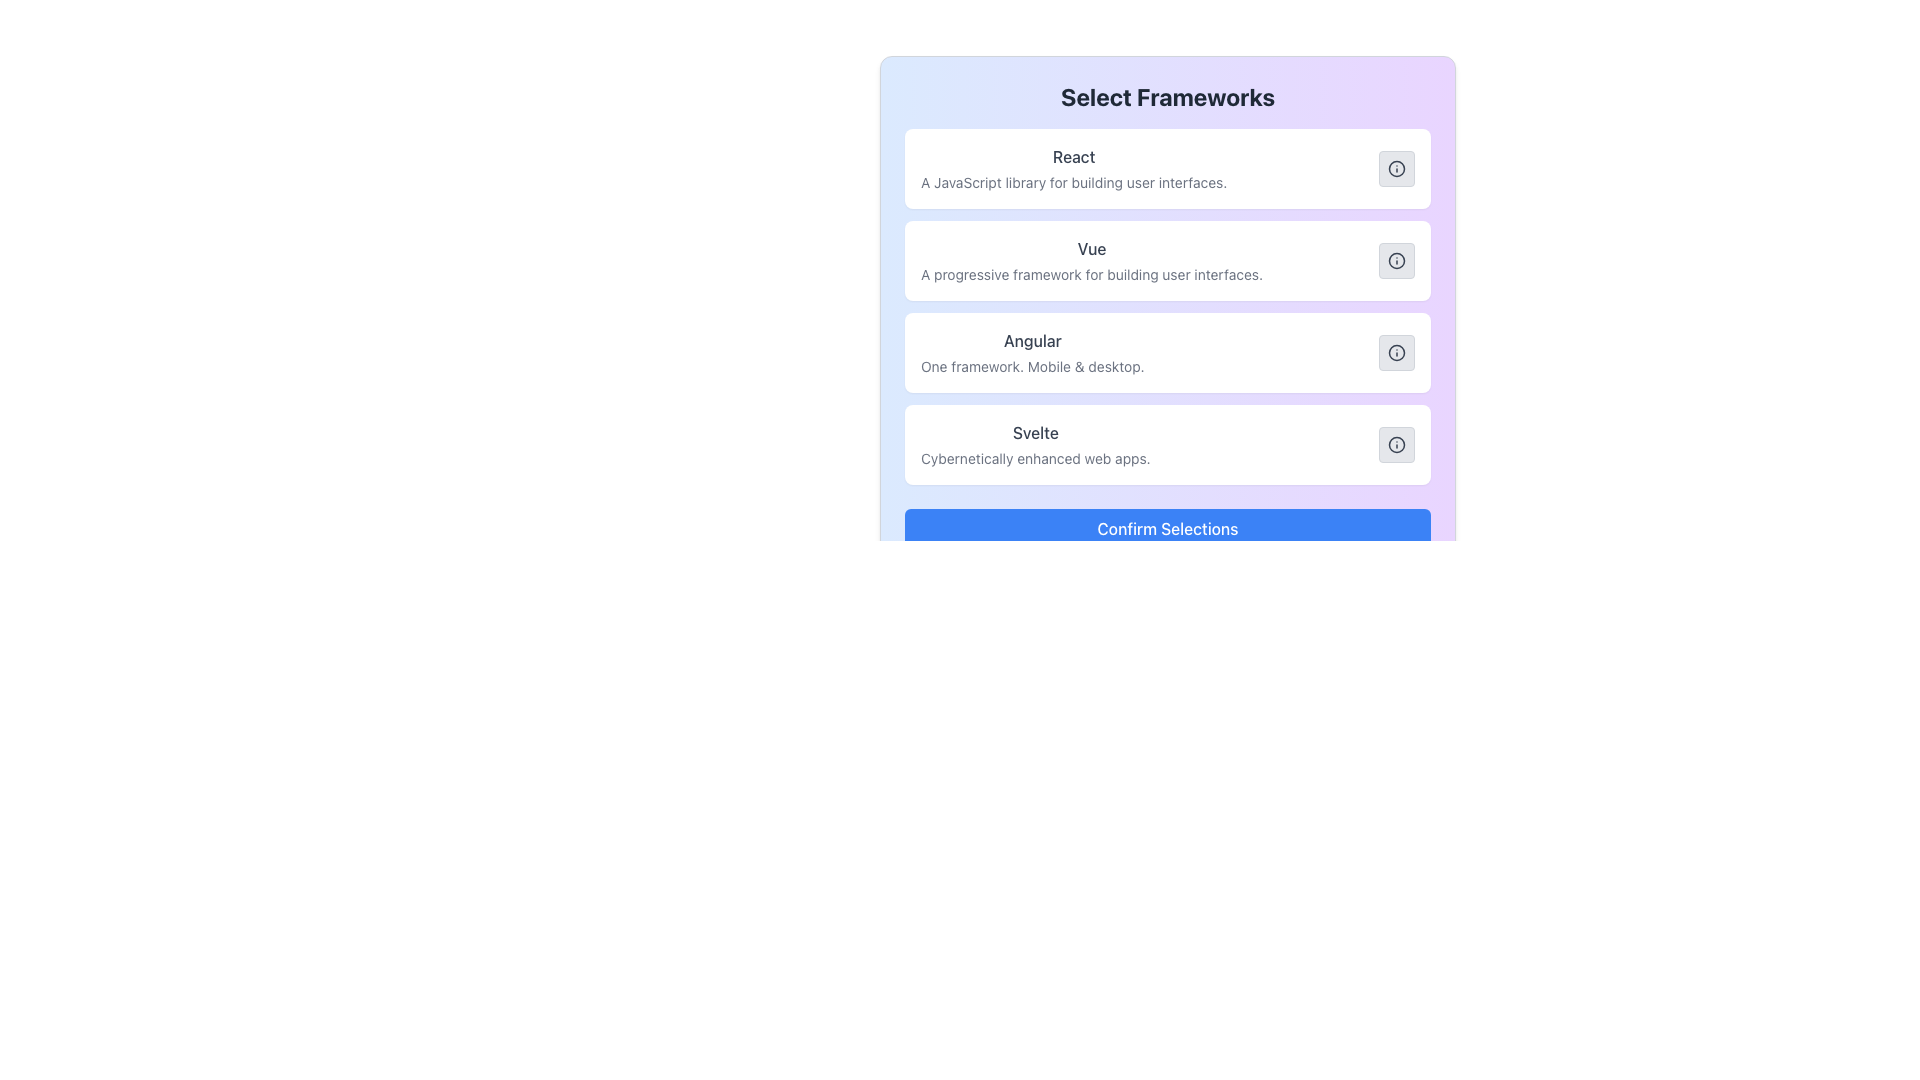 This screenshot has height=1080, width=1920. Describe the element at coordinates (1167, 315) in the screenshot. I see `the informative card for the 'Angular' framework, which is the third option in the 'Select Frameworks' section` at that location.